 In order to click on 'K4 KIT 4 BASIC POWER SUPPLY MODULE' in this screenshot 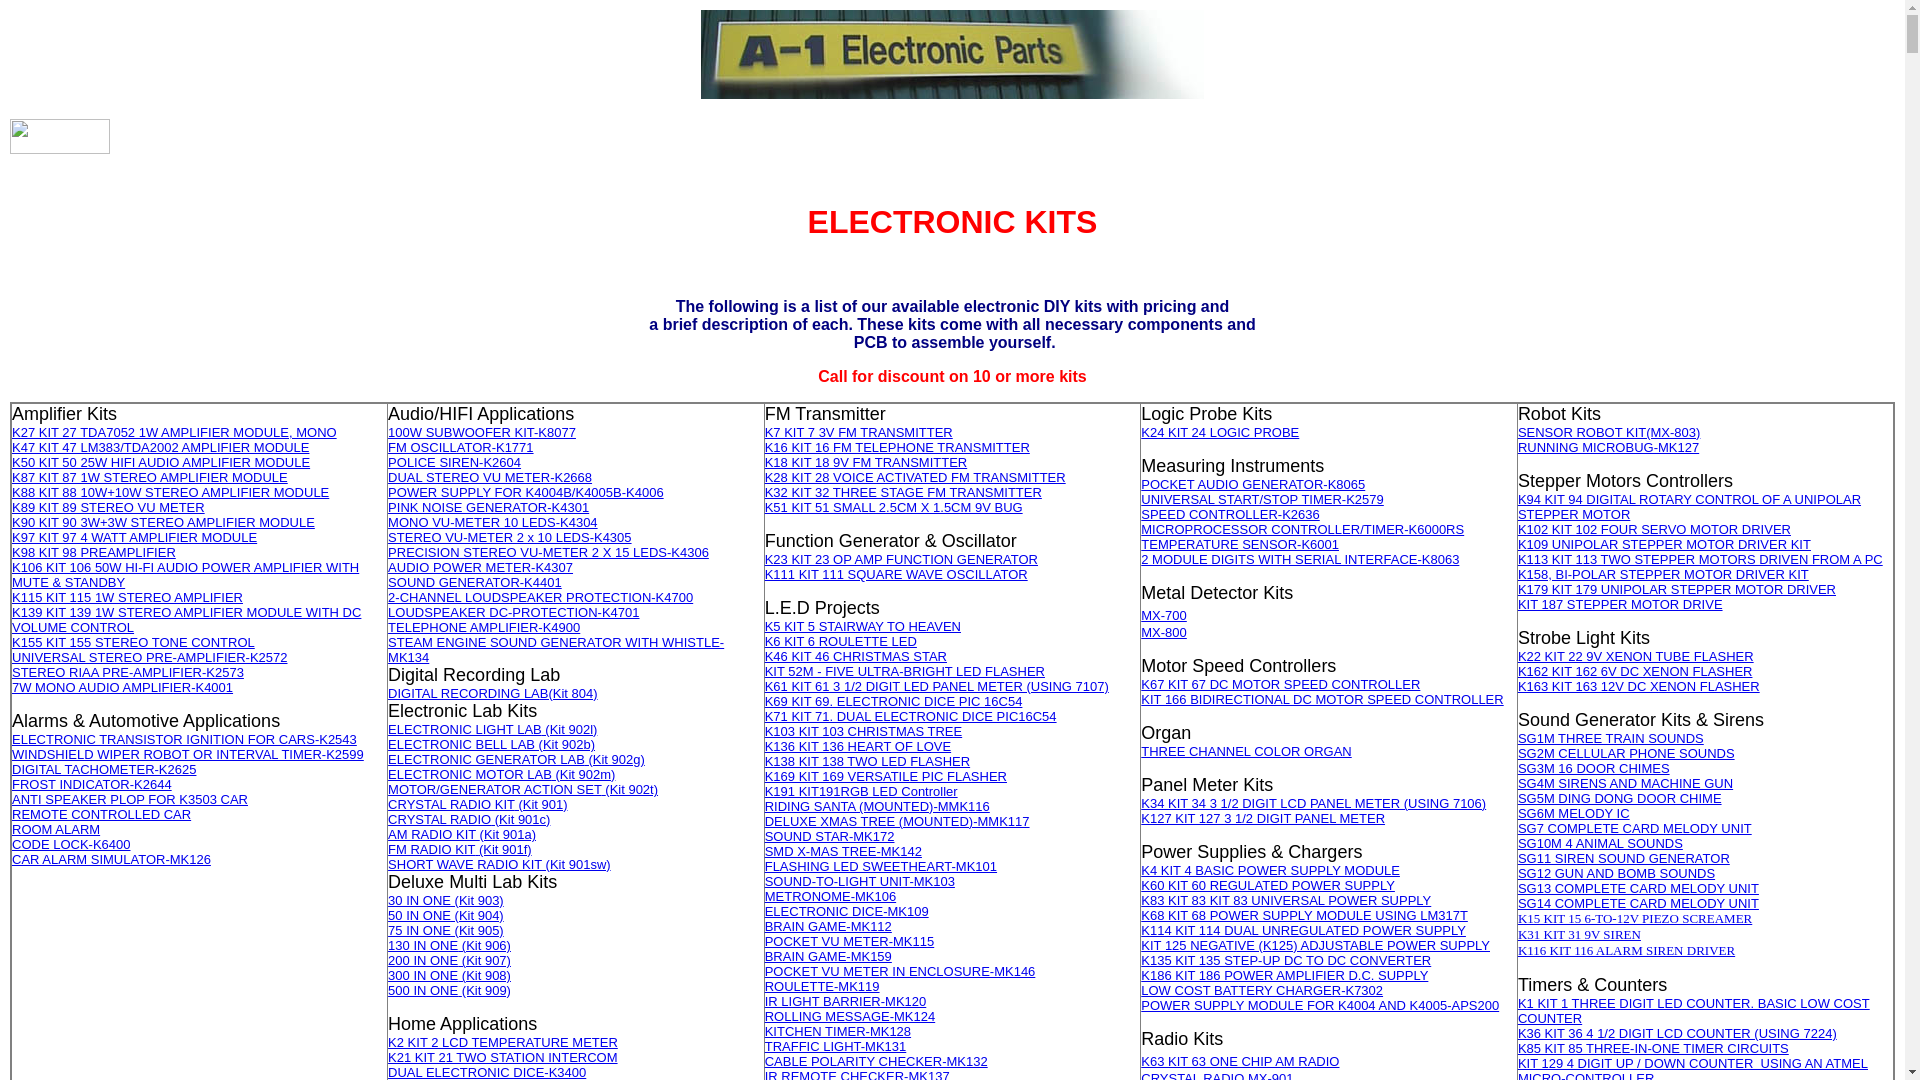, I will do `click(1269, 869)`.